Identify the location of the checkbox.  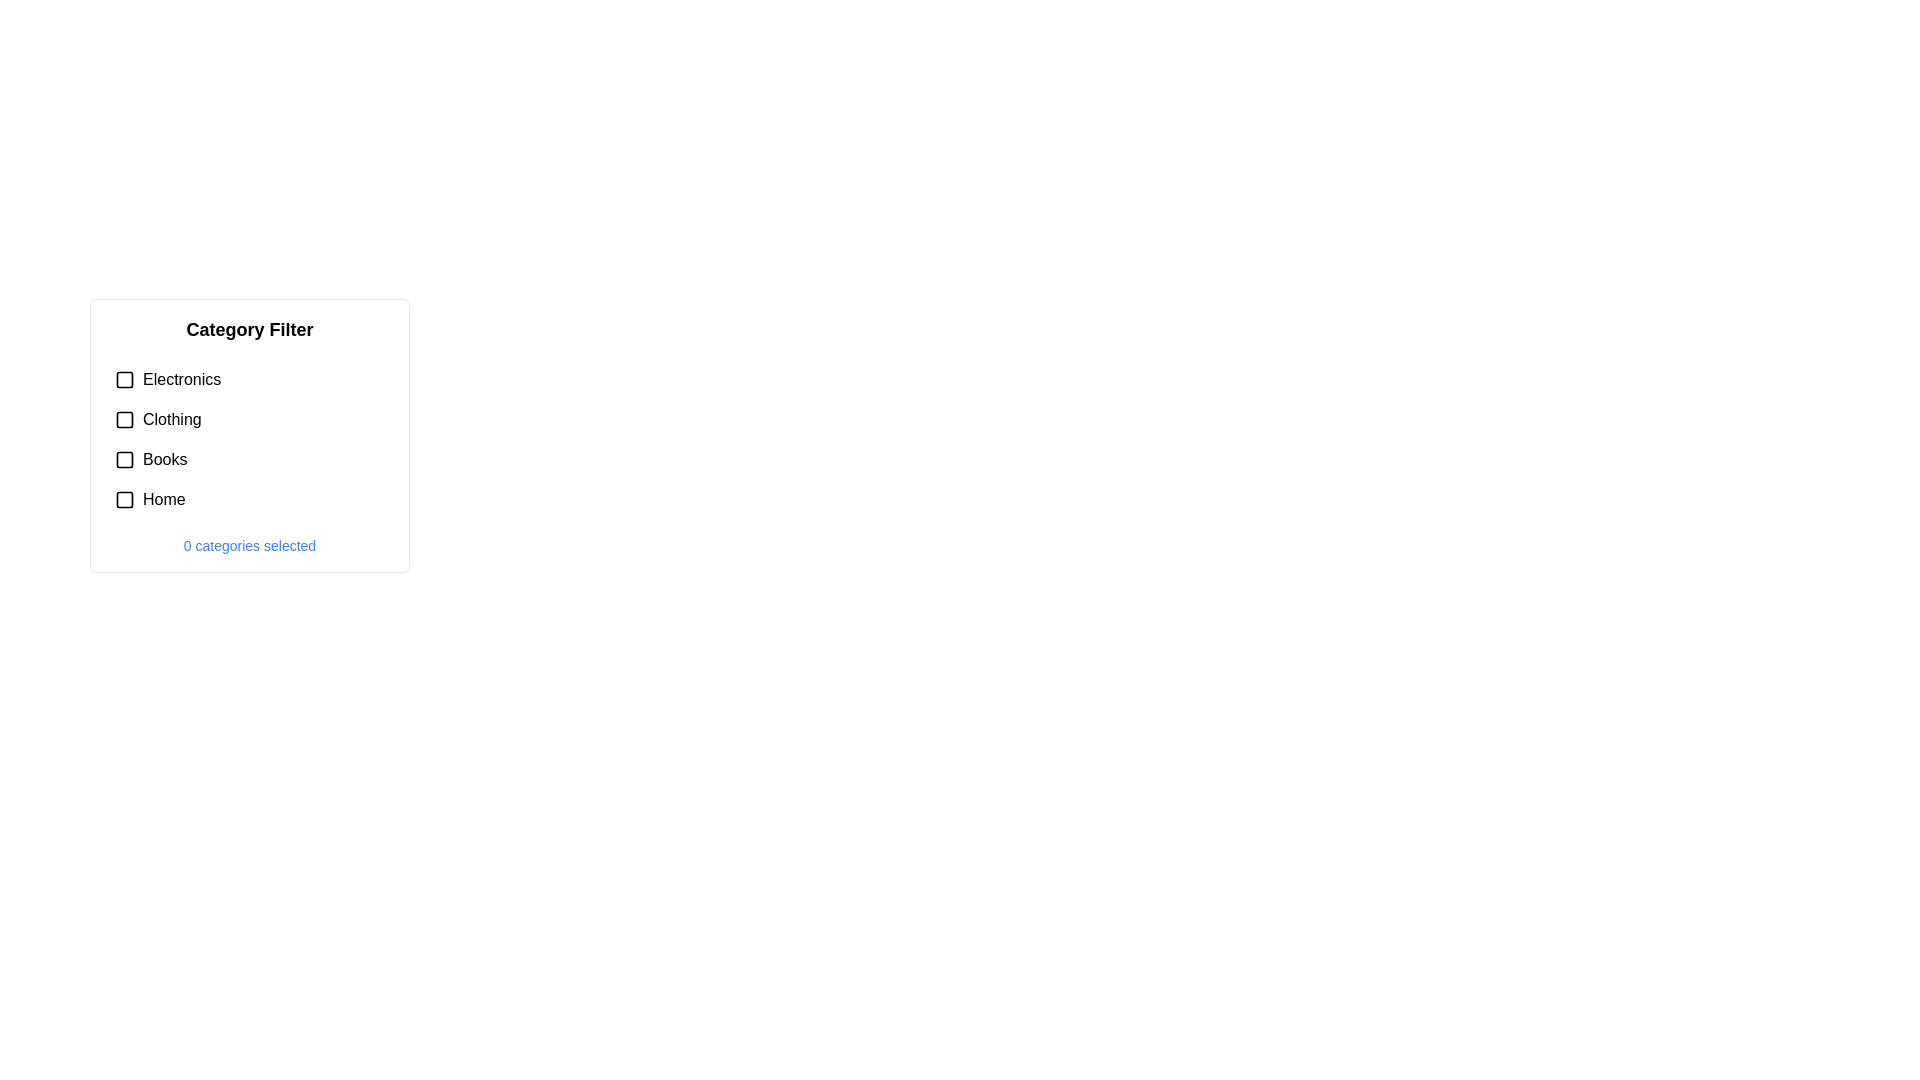
(123, 499).